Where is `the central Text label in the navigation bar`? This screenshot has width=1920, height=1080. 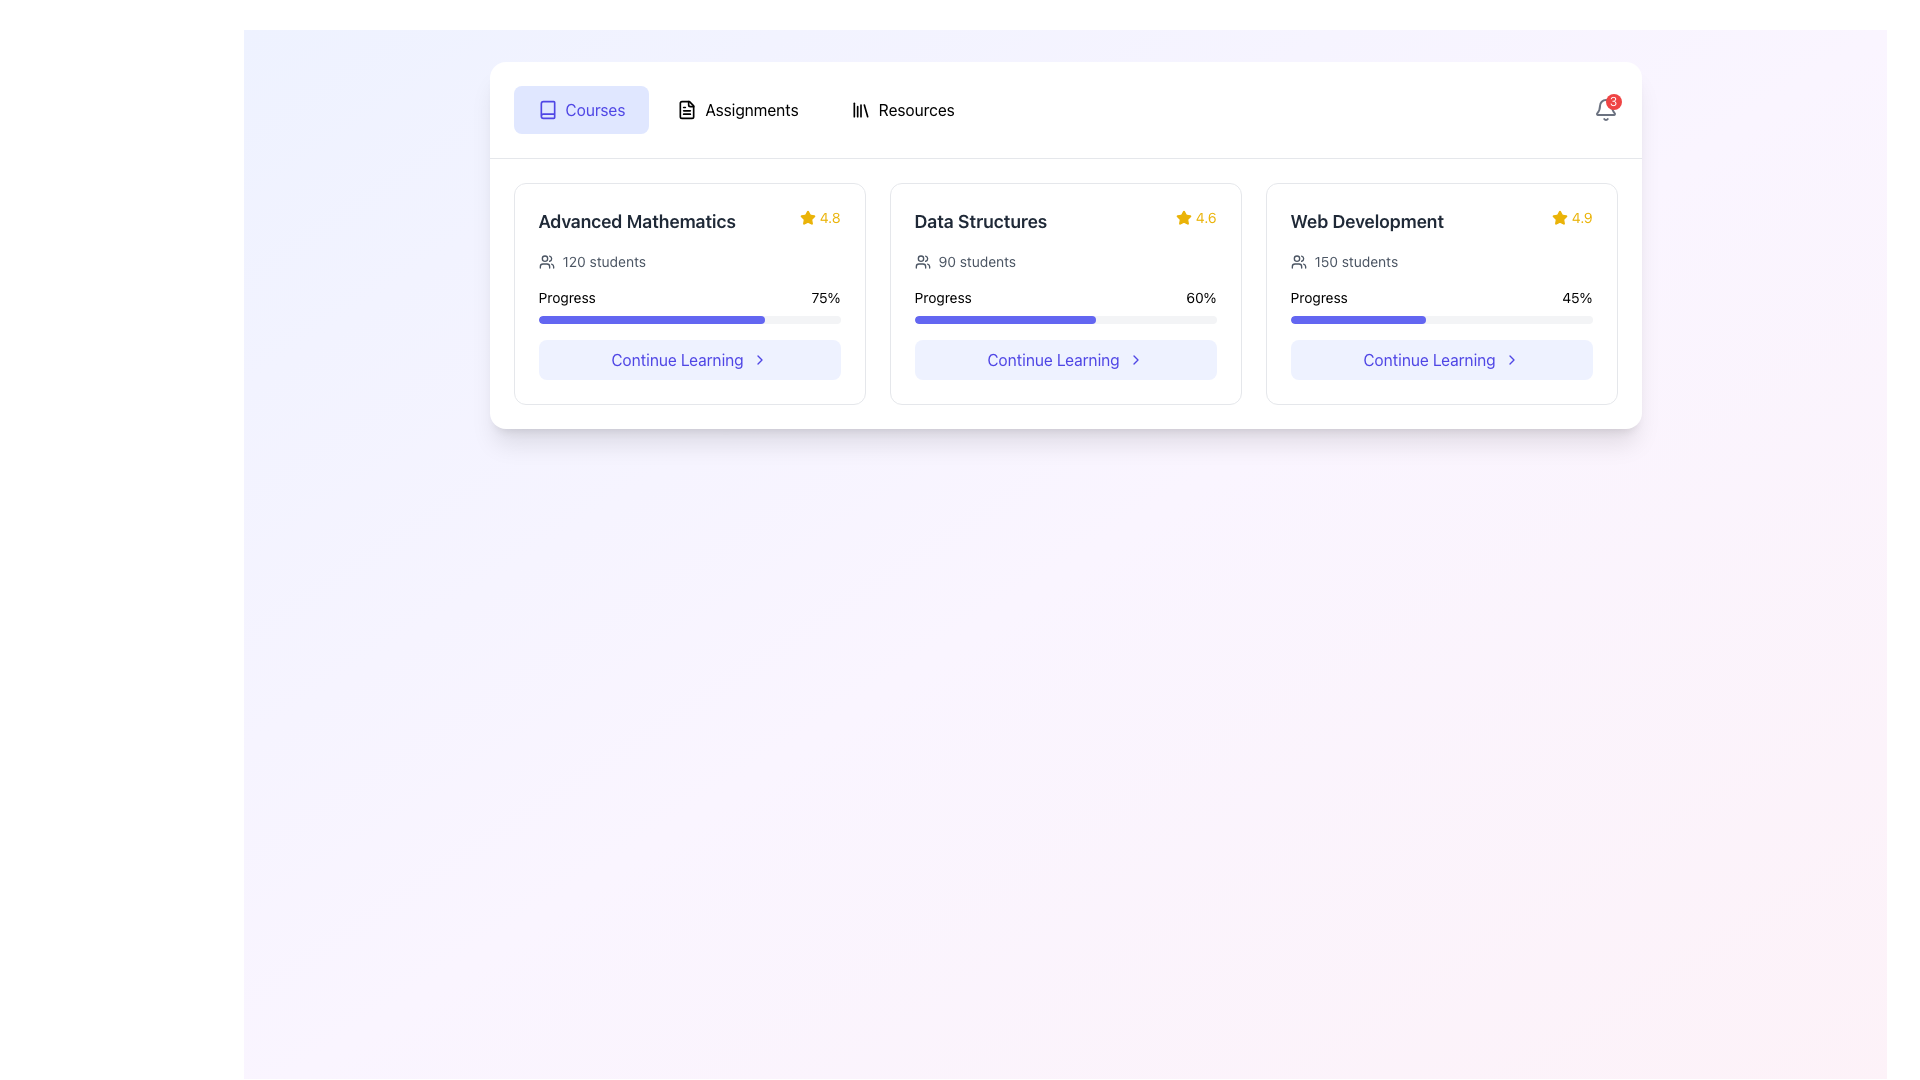 the central Text label in the navigation bar is located at coordinates (751, 110).